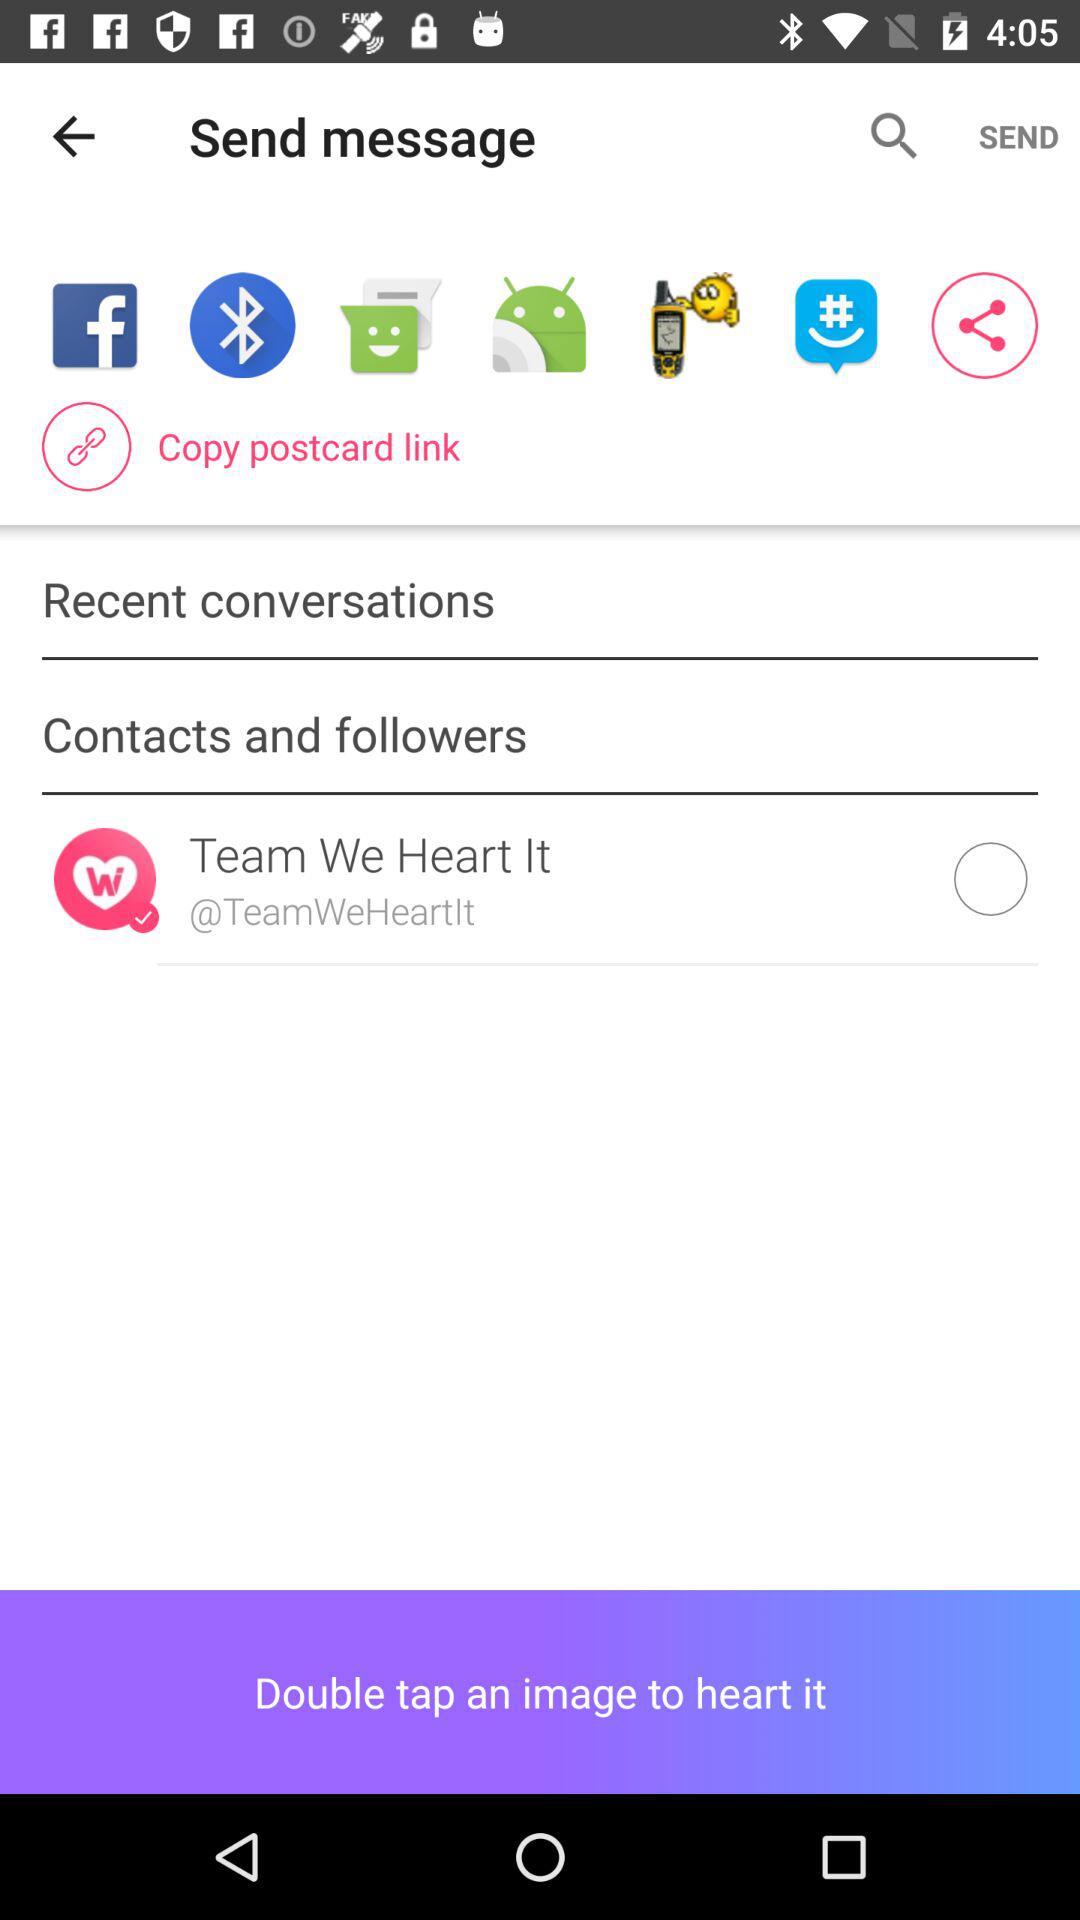  What do you see at coordinates (836, 325) in the screenshot?
I see `the emoji icon` at bounding box center [836, 325].